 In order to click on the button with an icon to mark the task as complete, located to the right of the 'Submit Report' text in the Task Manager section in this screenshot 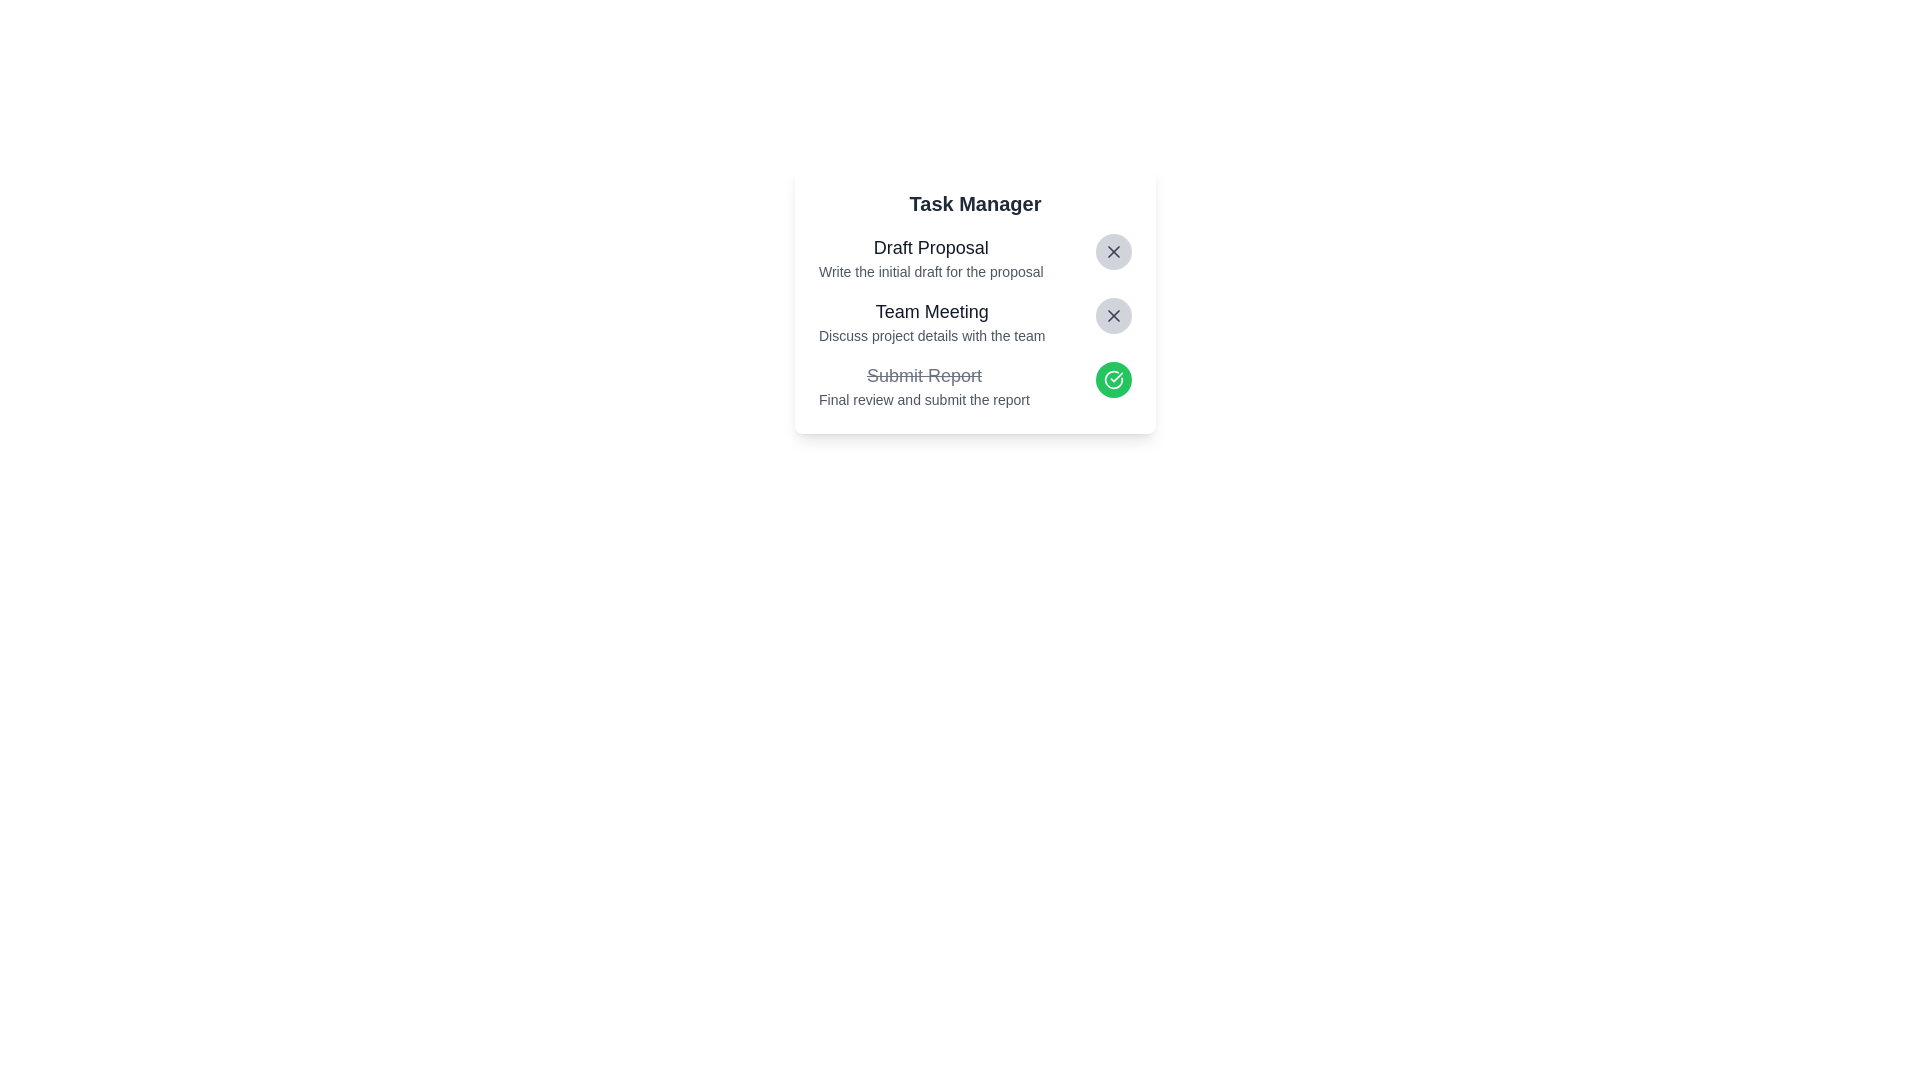, I will do `click(1112, 380)`.